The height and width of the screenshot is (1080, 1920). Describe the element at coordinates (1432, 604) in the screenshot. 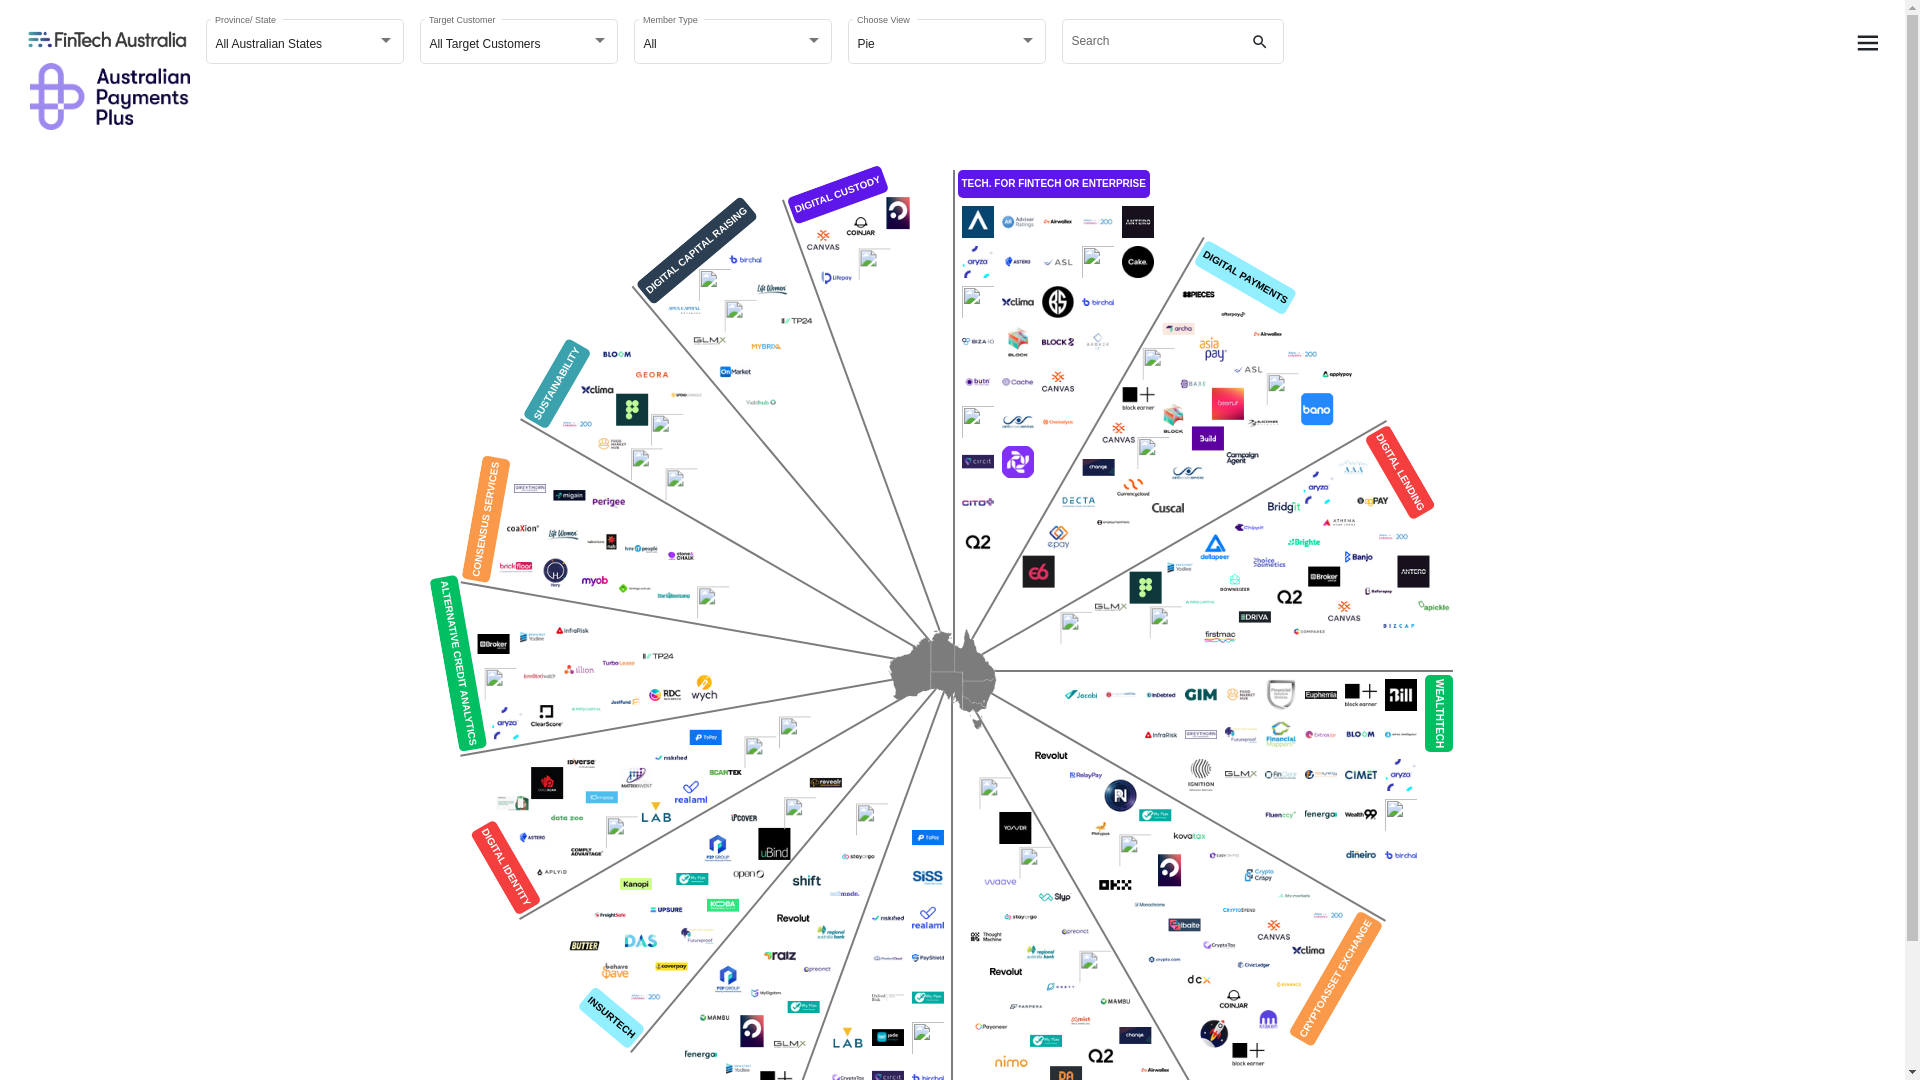

I see `'Apickle'` at that location.